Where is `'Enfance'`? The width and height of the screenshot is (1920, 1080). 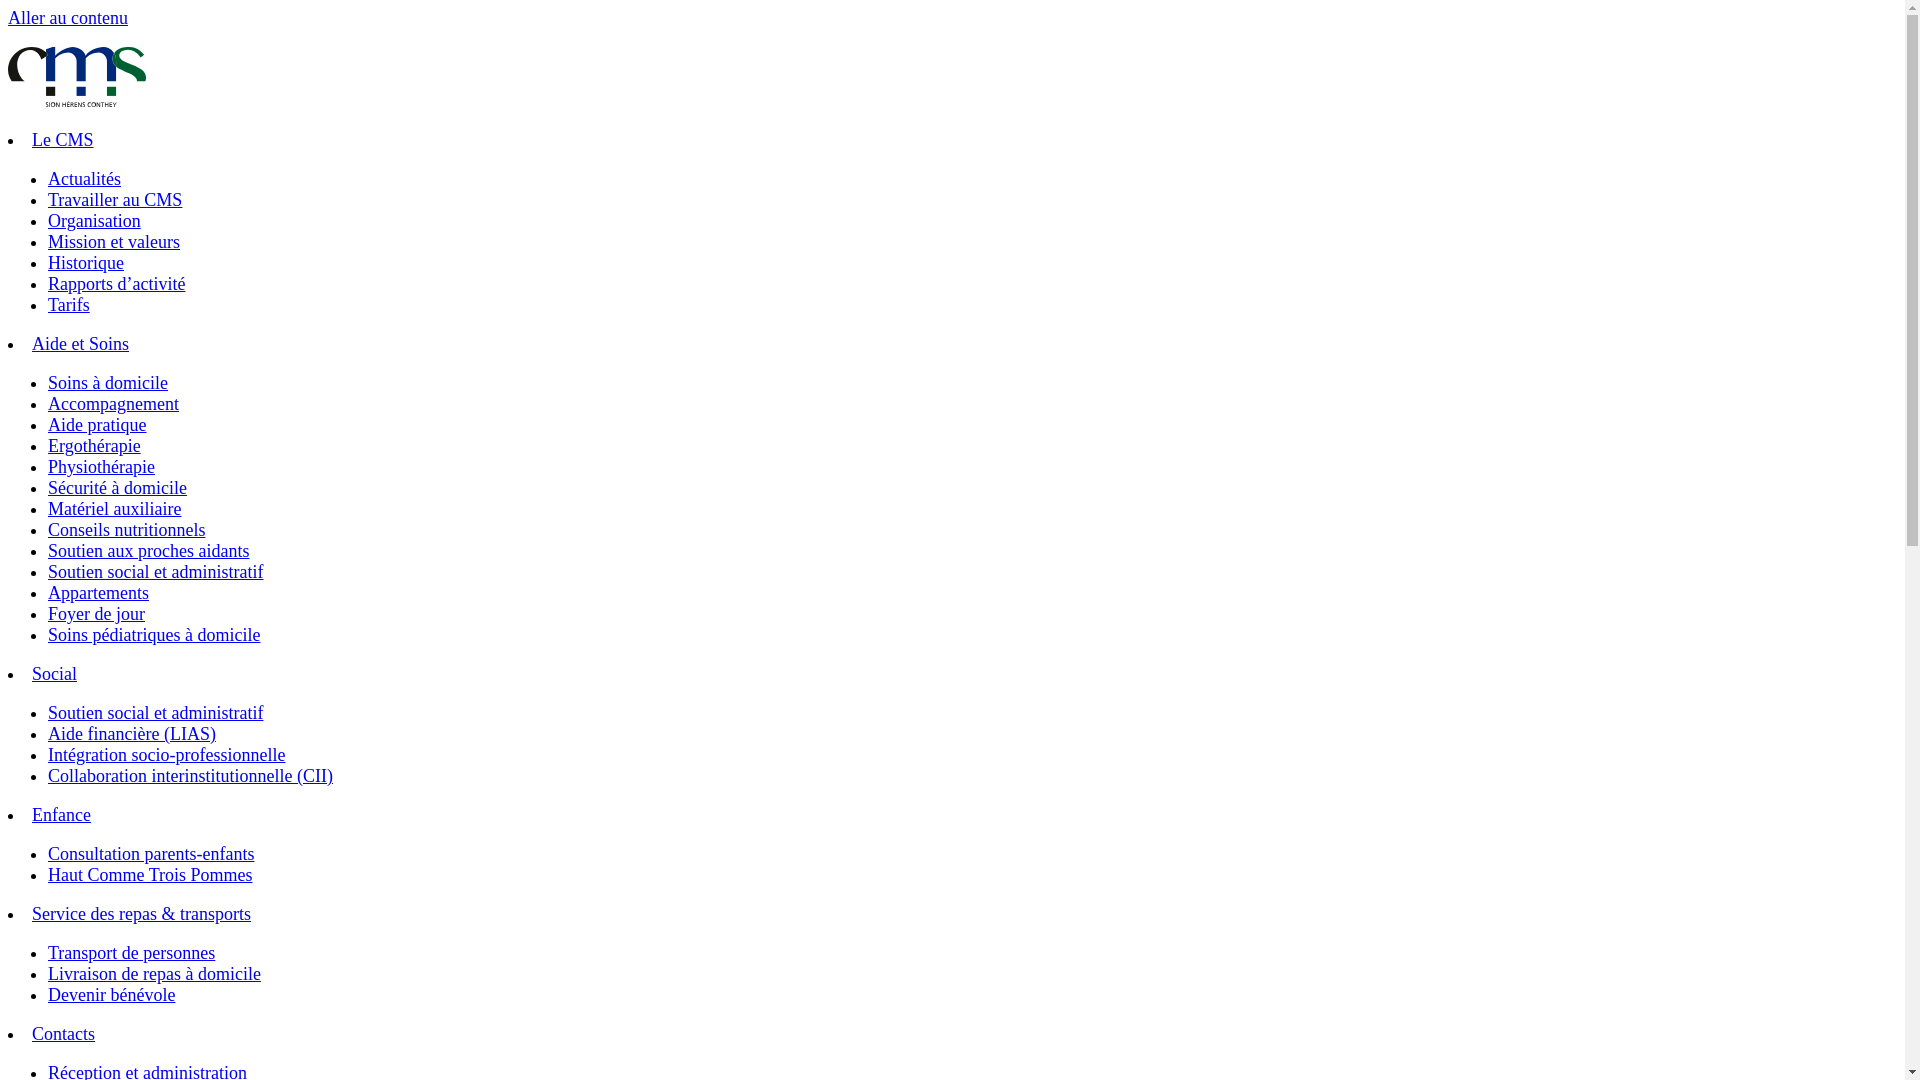
'Enfance' is located at coordinates (32, 814).